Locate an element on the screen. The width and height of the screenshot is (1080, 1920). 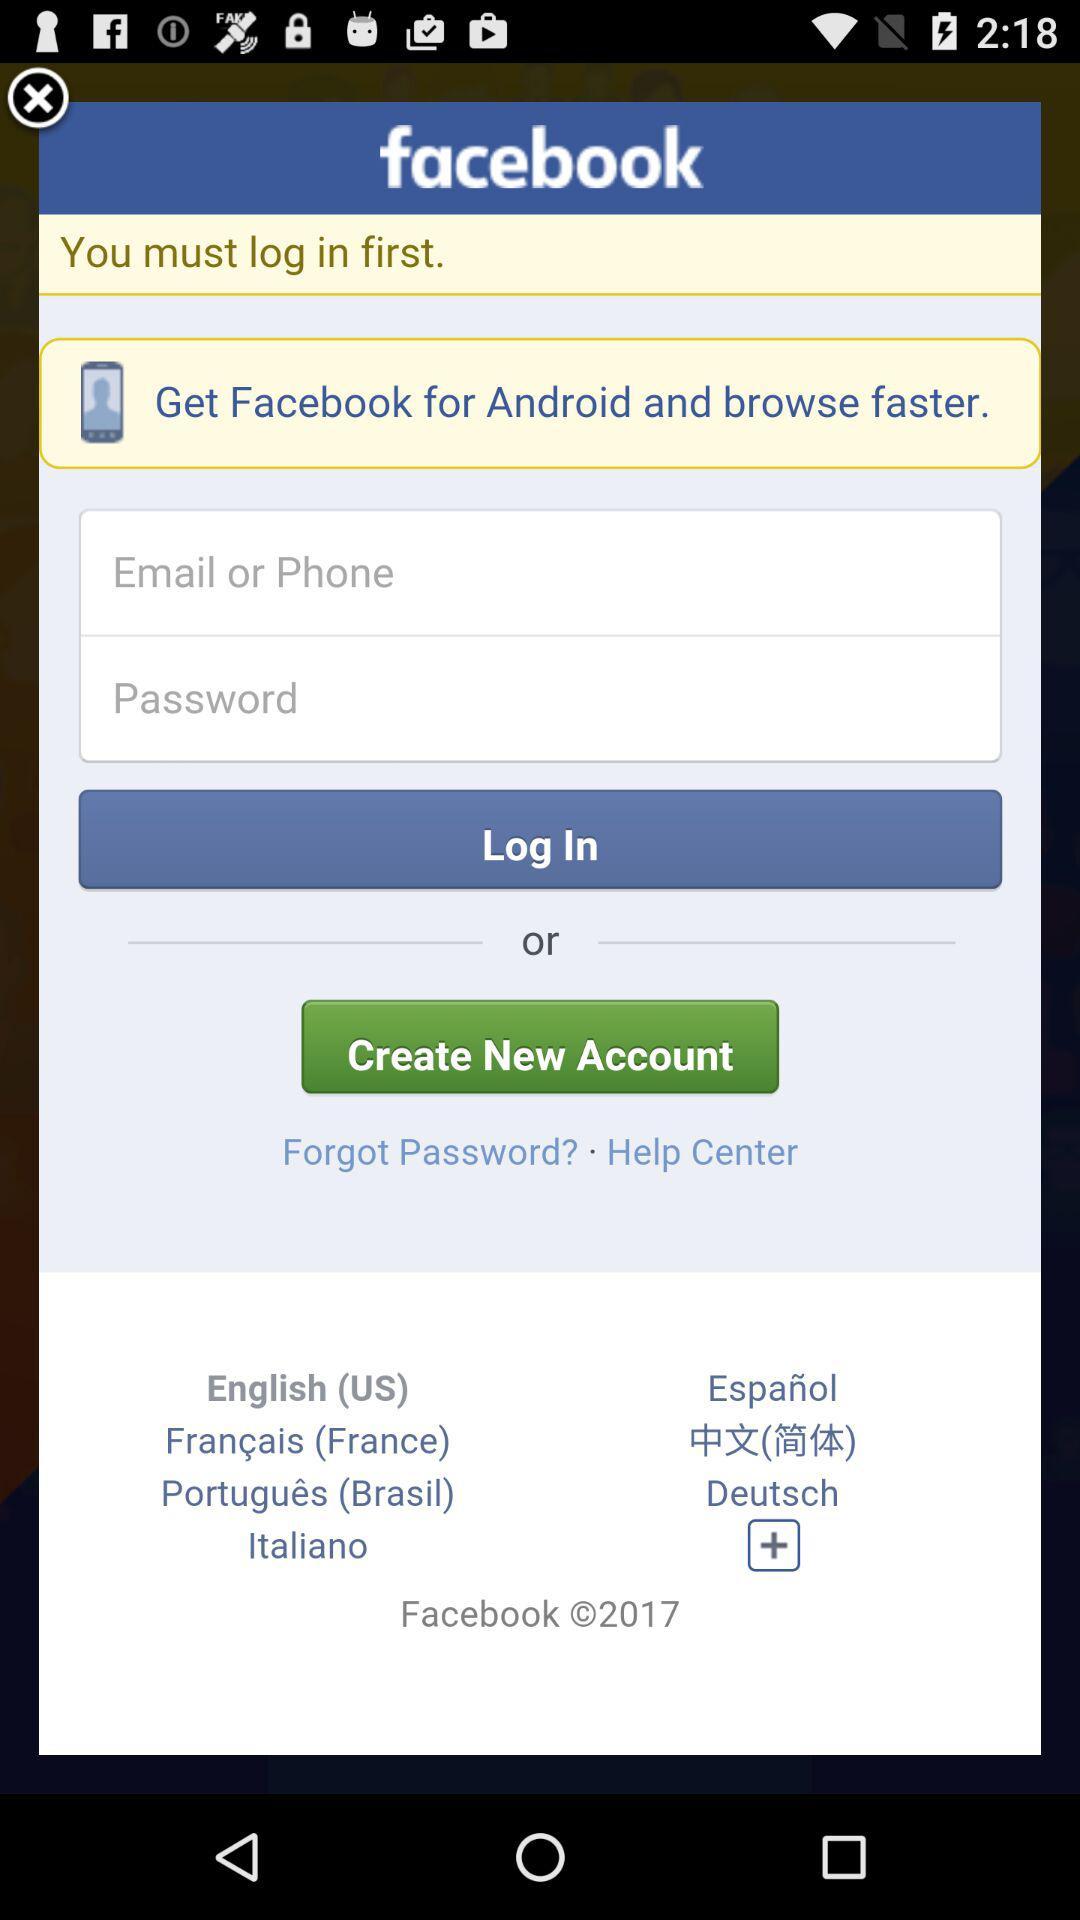
button is located at coordinates (38, 100).